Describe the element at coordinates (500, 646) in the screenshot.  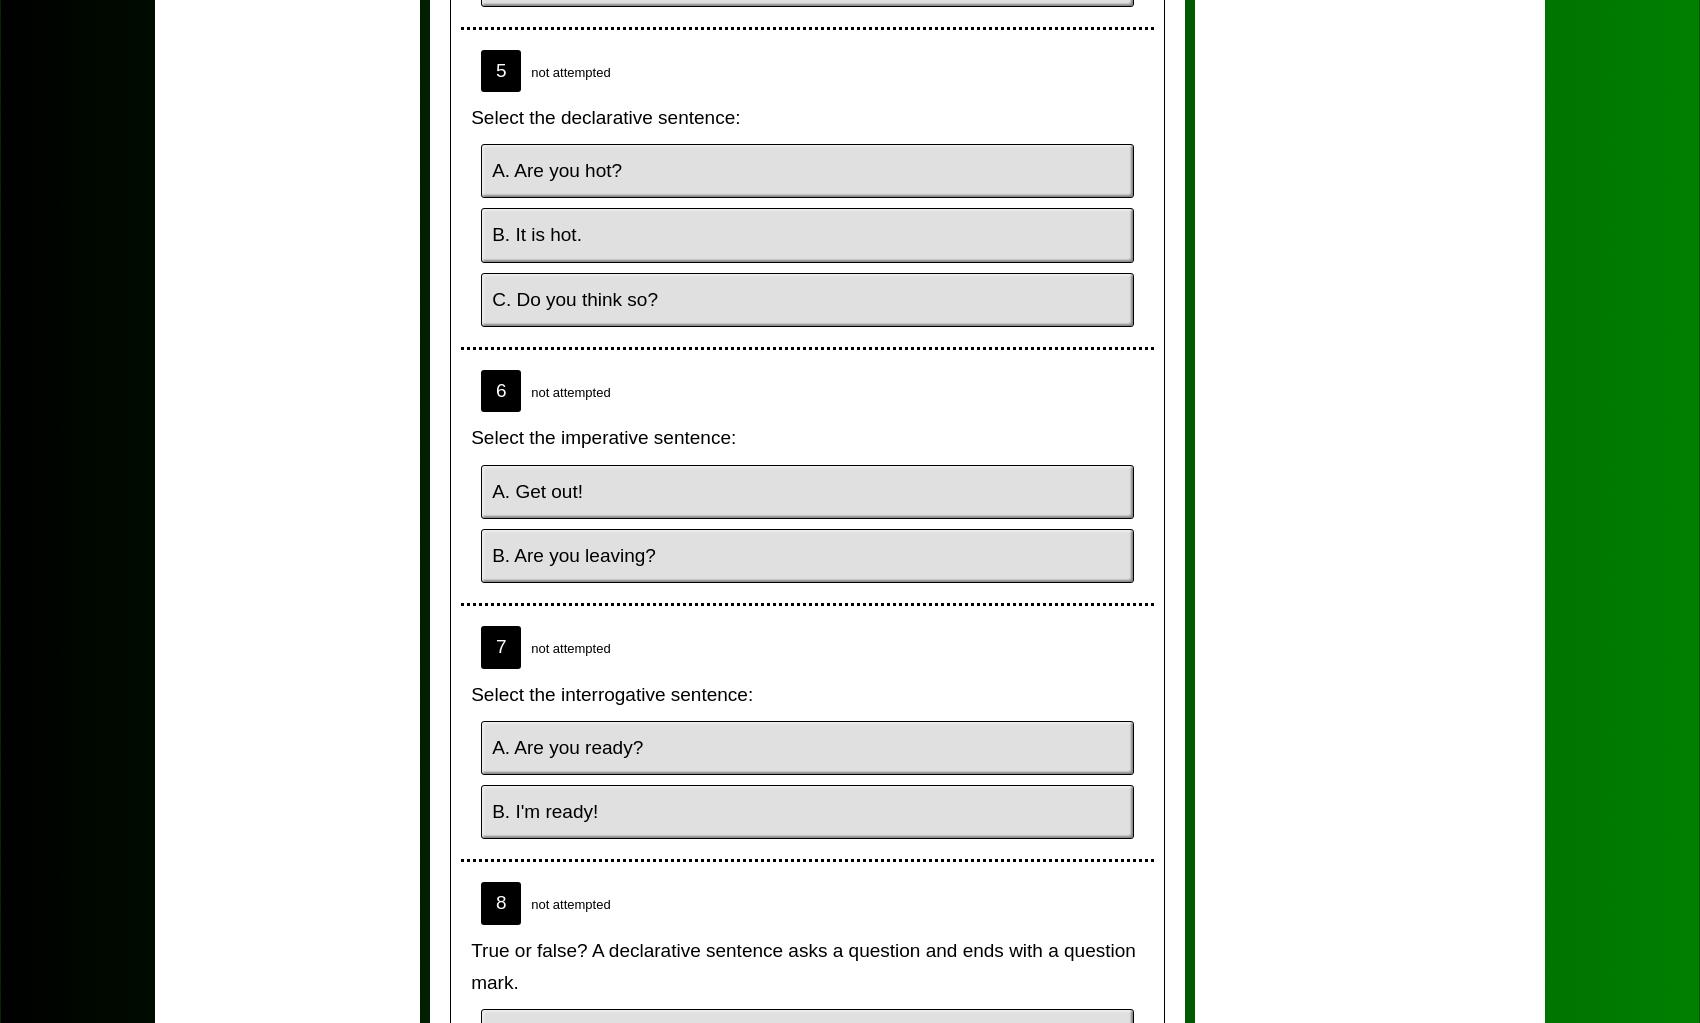
I see `'7'` at that location.